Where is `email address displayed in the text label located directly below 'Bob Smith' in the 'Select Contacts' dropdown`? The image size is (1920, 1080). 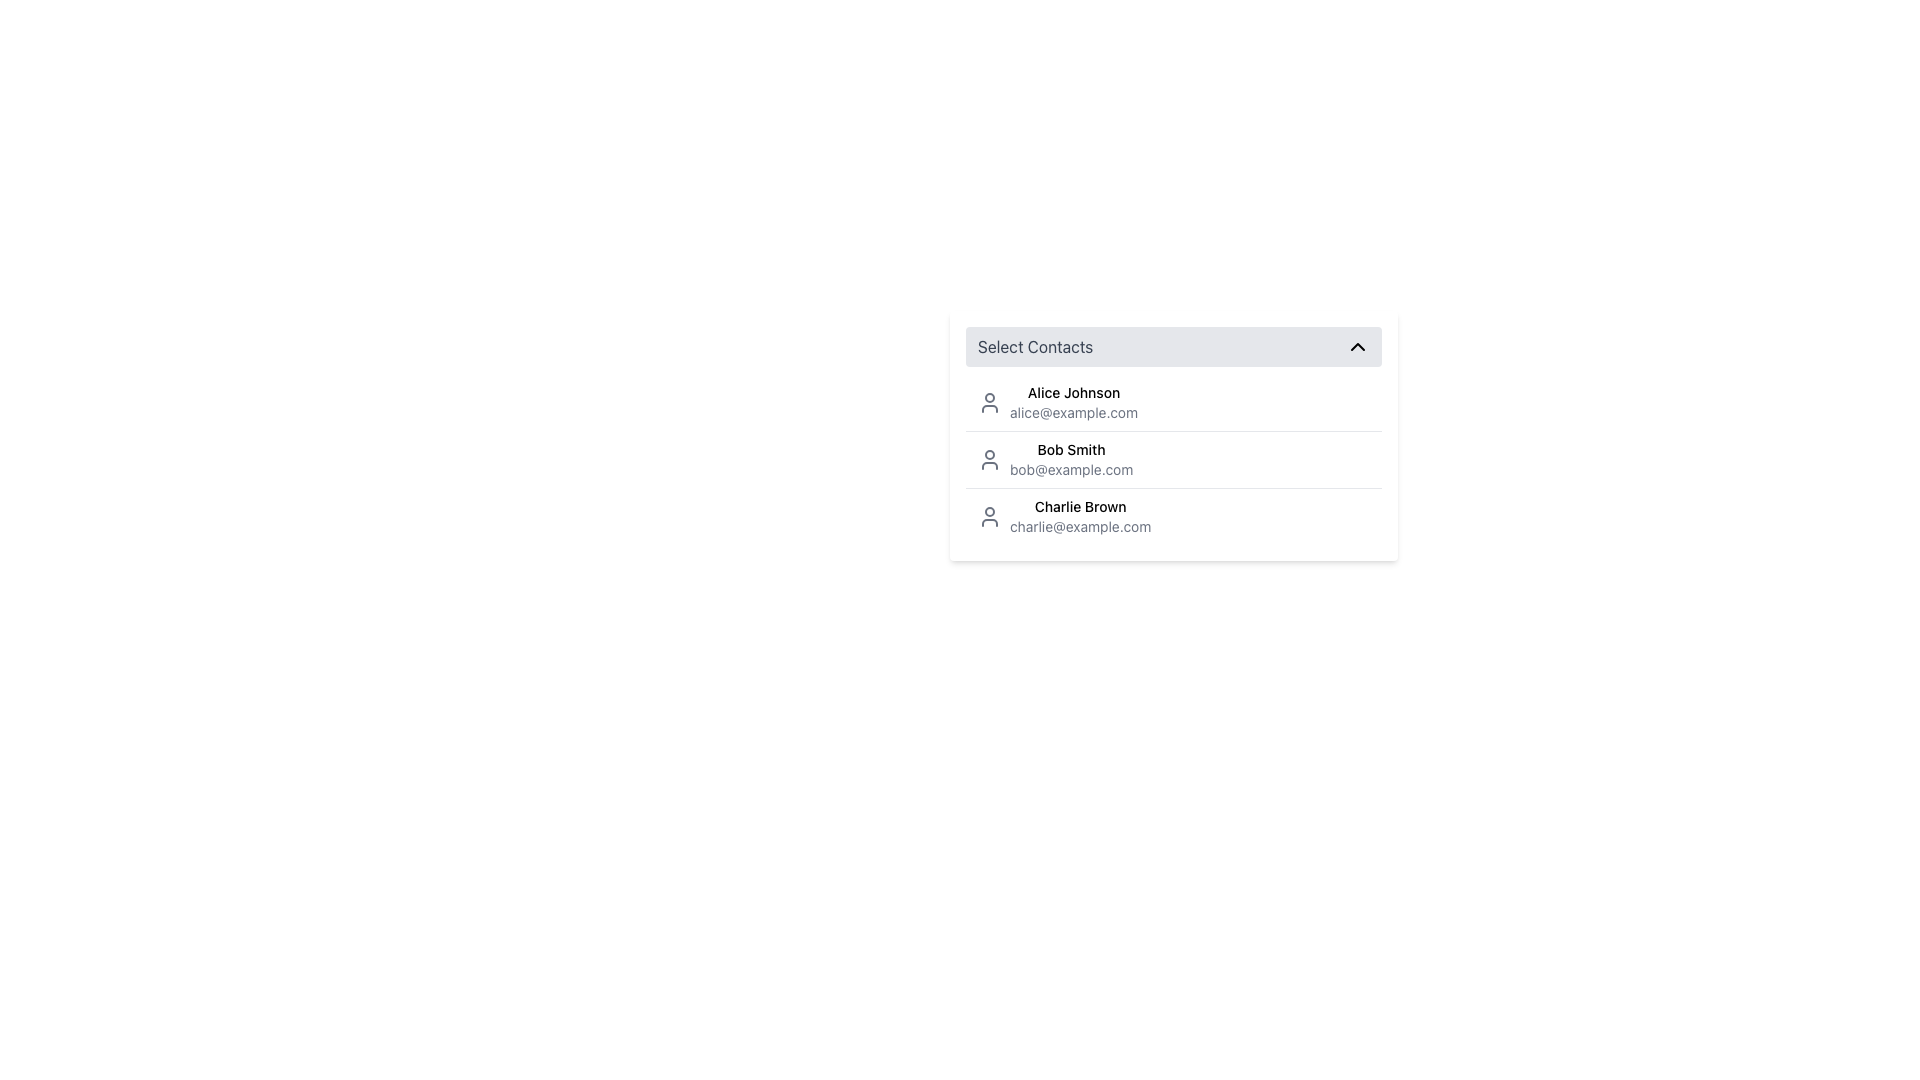
email address displayed in the text label located directly below 'Bob Smith' in the 'Select Contacts' dropdown is located at coordinates (1070, 470).